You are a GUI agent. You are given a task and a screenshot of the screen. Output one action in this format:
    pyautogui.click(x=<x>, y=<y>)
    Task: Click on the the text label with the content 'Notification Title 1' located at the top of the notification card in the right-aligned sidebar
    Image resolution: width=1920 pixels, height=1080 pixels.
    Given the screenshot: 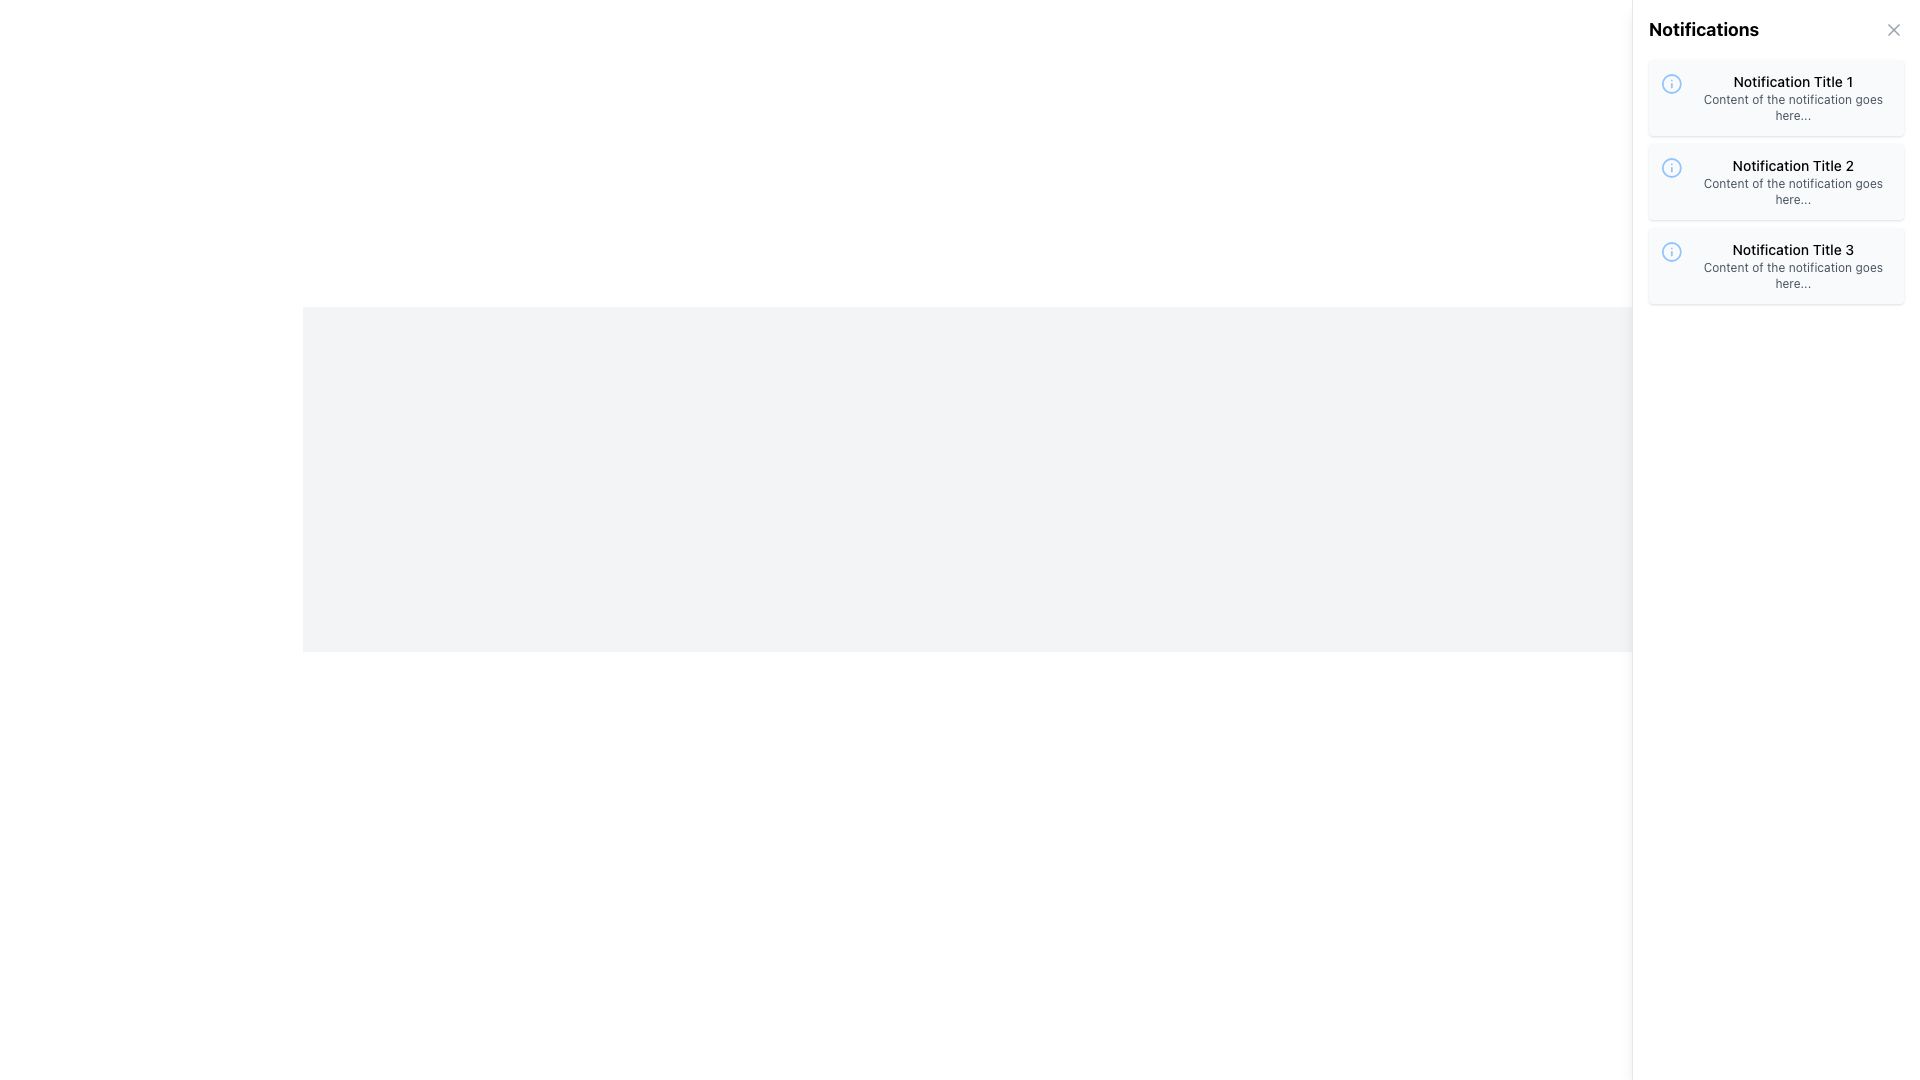 What is the action you would take?
    pyautogui.click(x=1793, y=80)
    